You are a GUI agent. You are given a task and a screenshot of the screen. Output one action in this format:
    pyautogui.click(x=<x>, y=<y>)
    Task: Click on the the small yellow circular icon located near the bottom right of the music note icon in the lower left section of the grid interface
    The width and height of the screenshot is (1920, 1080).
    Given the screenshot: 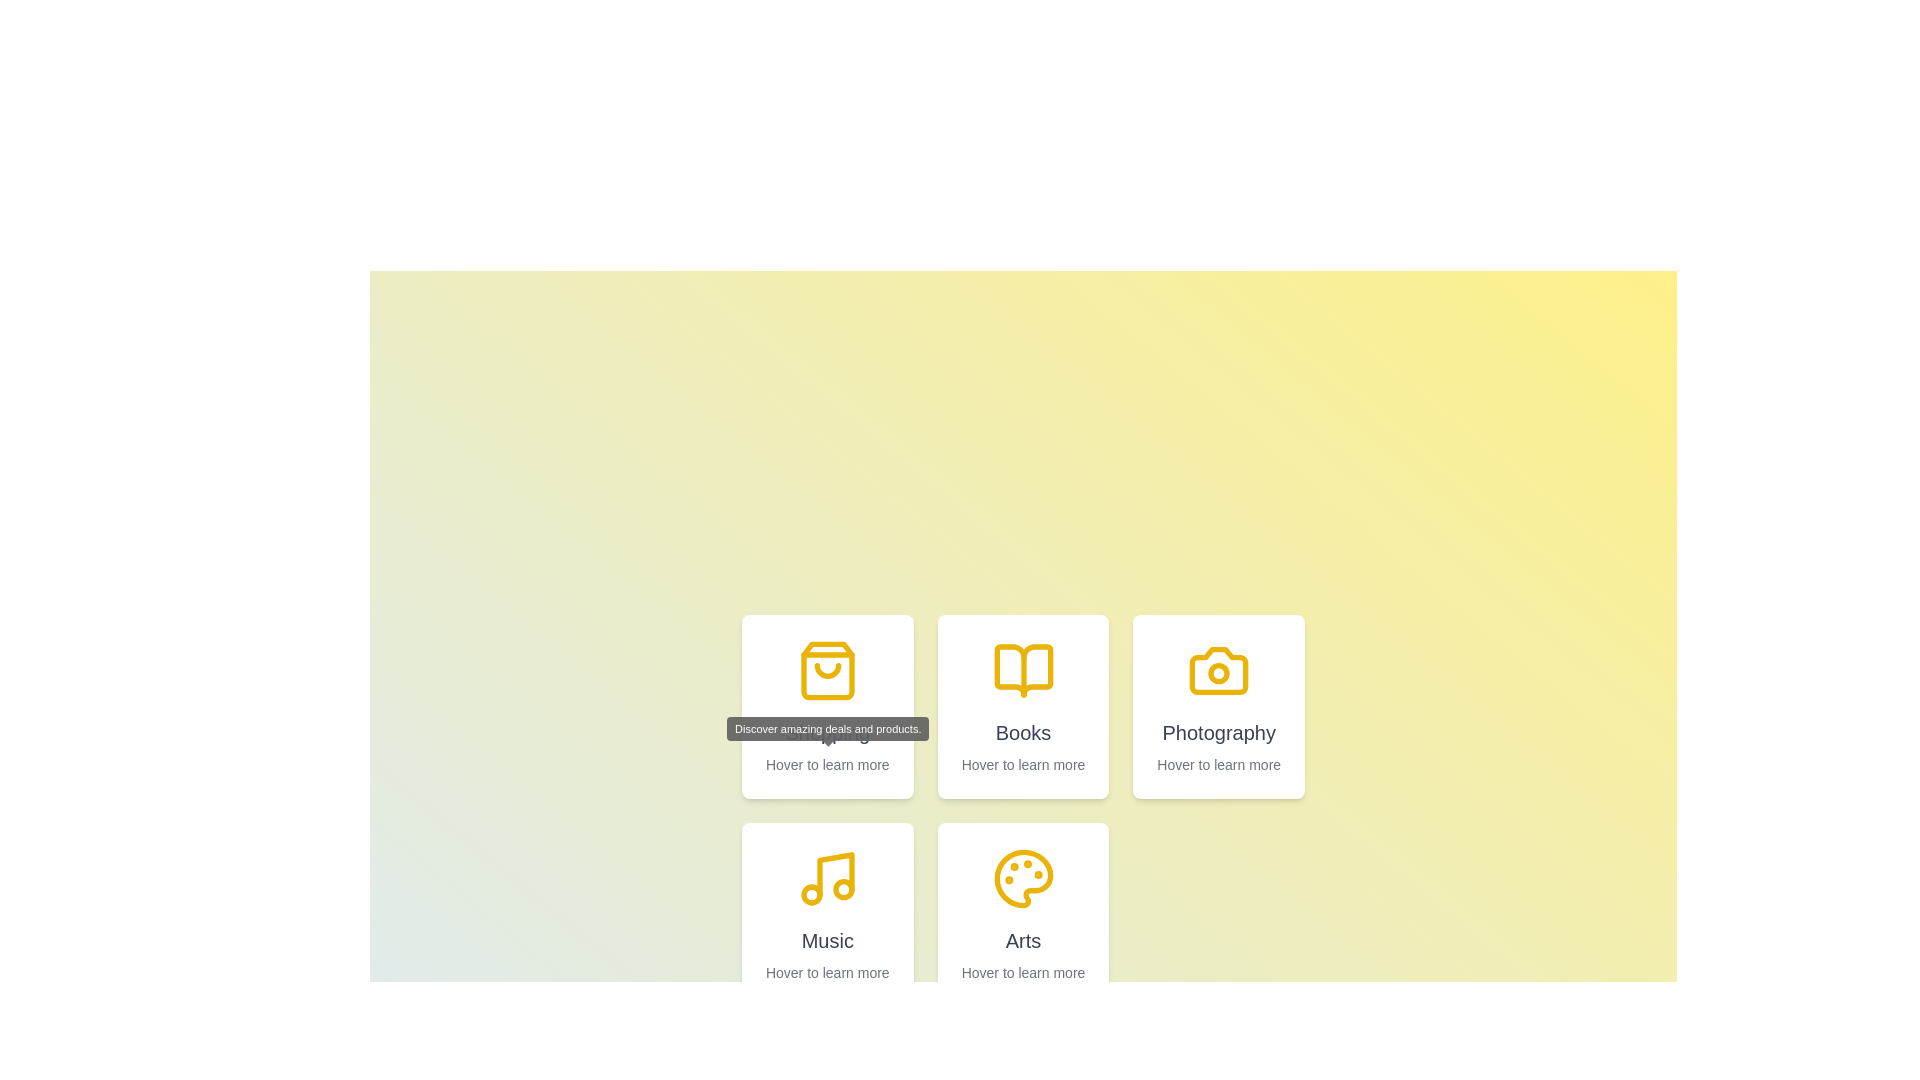 What is the action you would take?
    pyautogui.click(x=843, y=888)
    